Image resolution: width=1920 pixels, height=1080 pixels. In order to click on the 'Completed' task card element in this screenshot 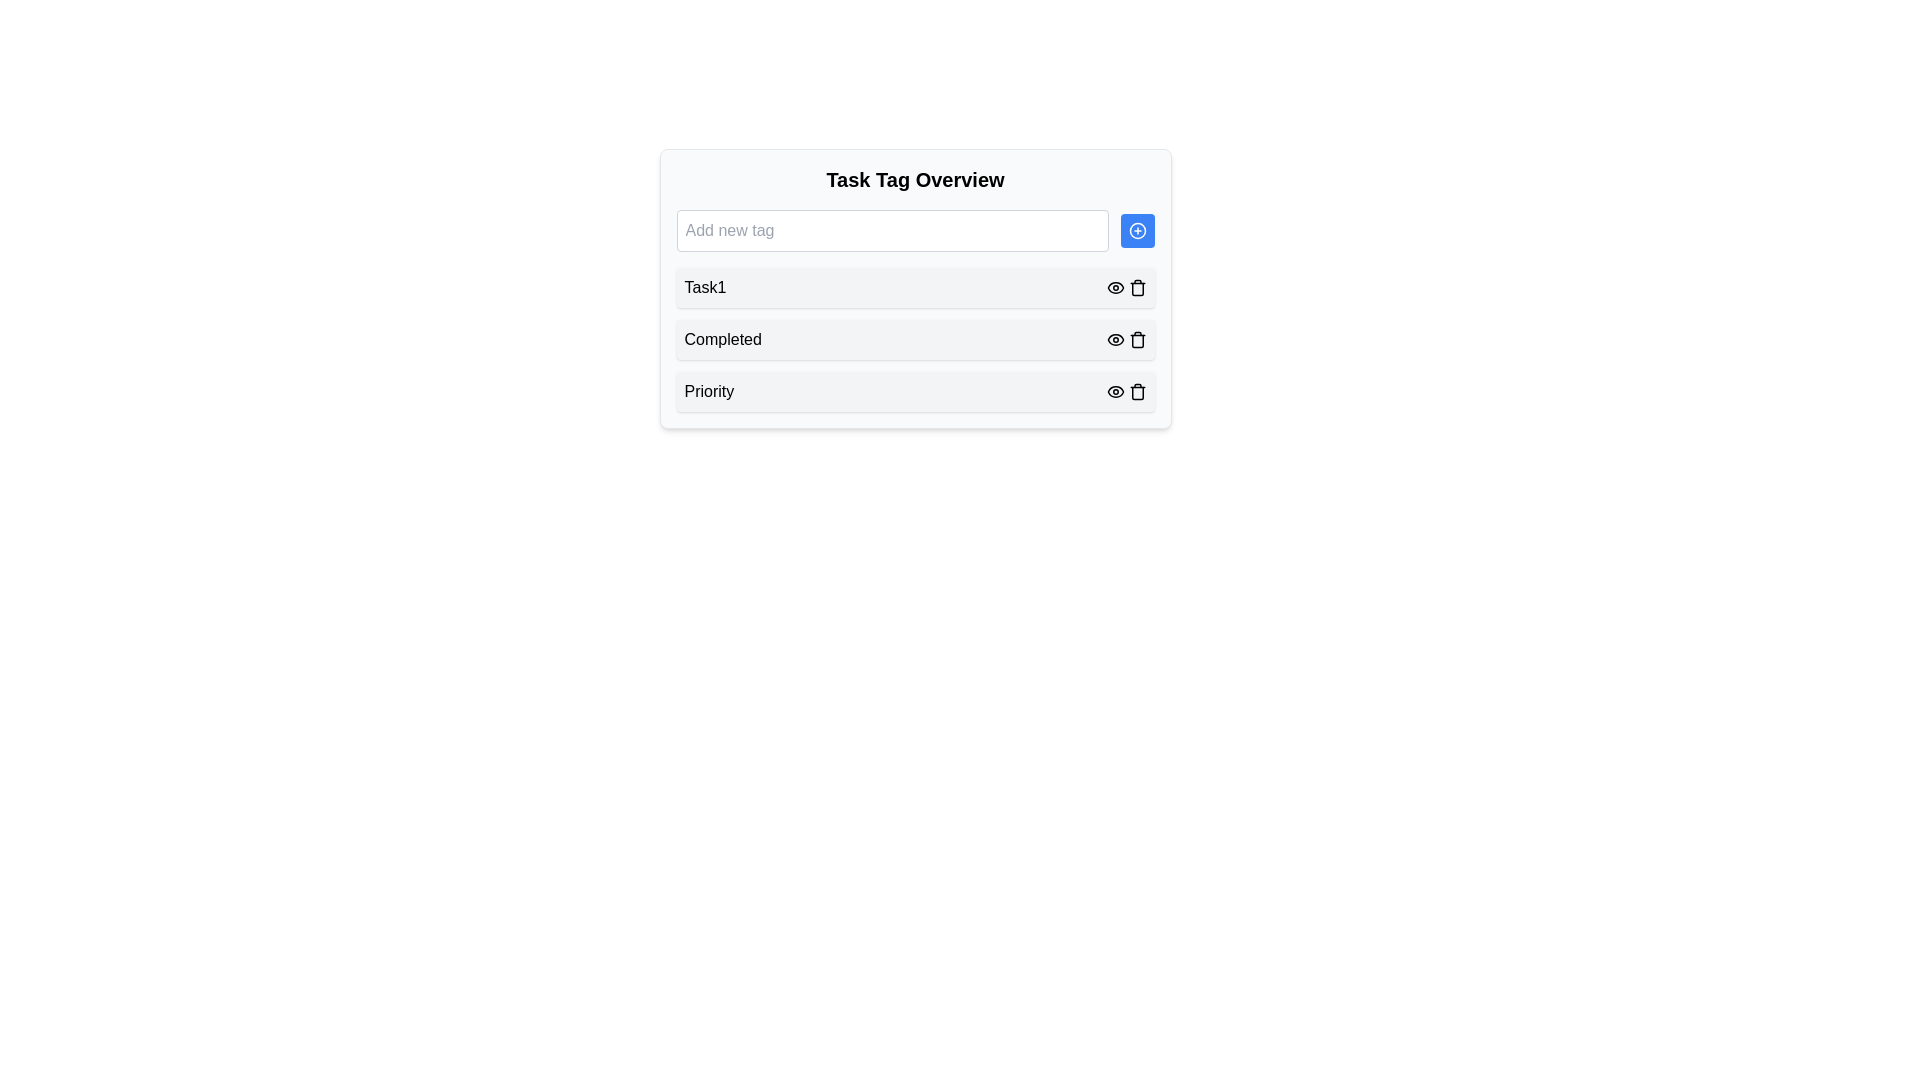, I will do `click(914, 338)`.